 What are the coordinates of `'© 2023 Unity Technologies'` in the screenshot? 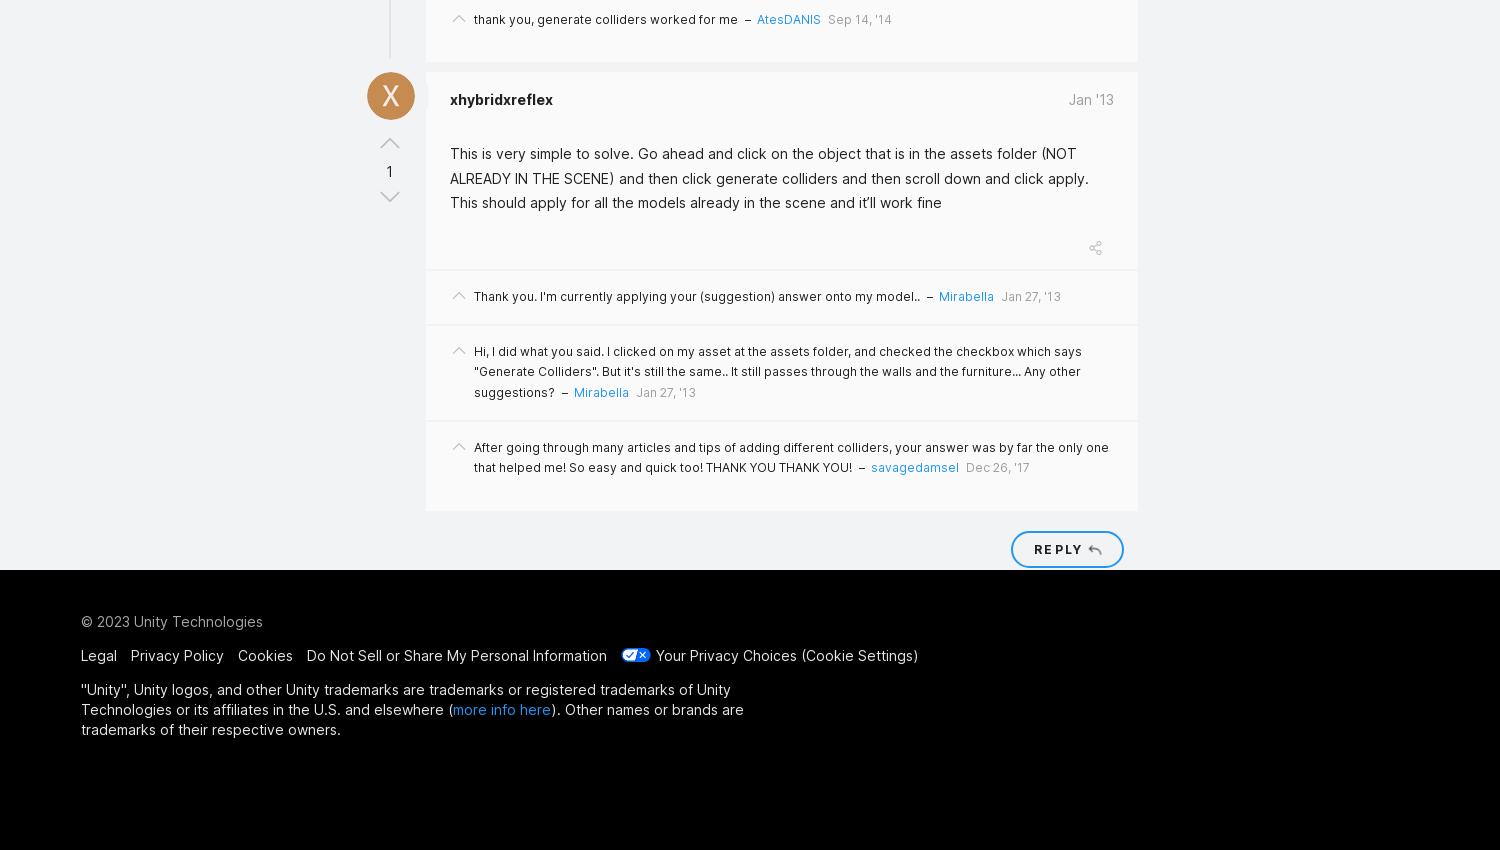 It's located at (80, 619).